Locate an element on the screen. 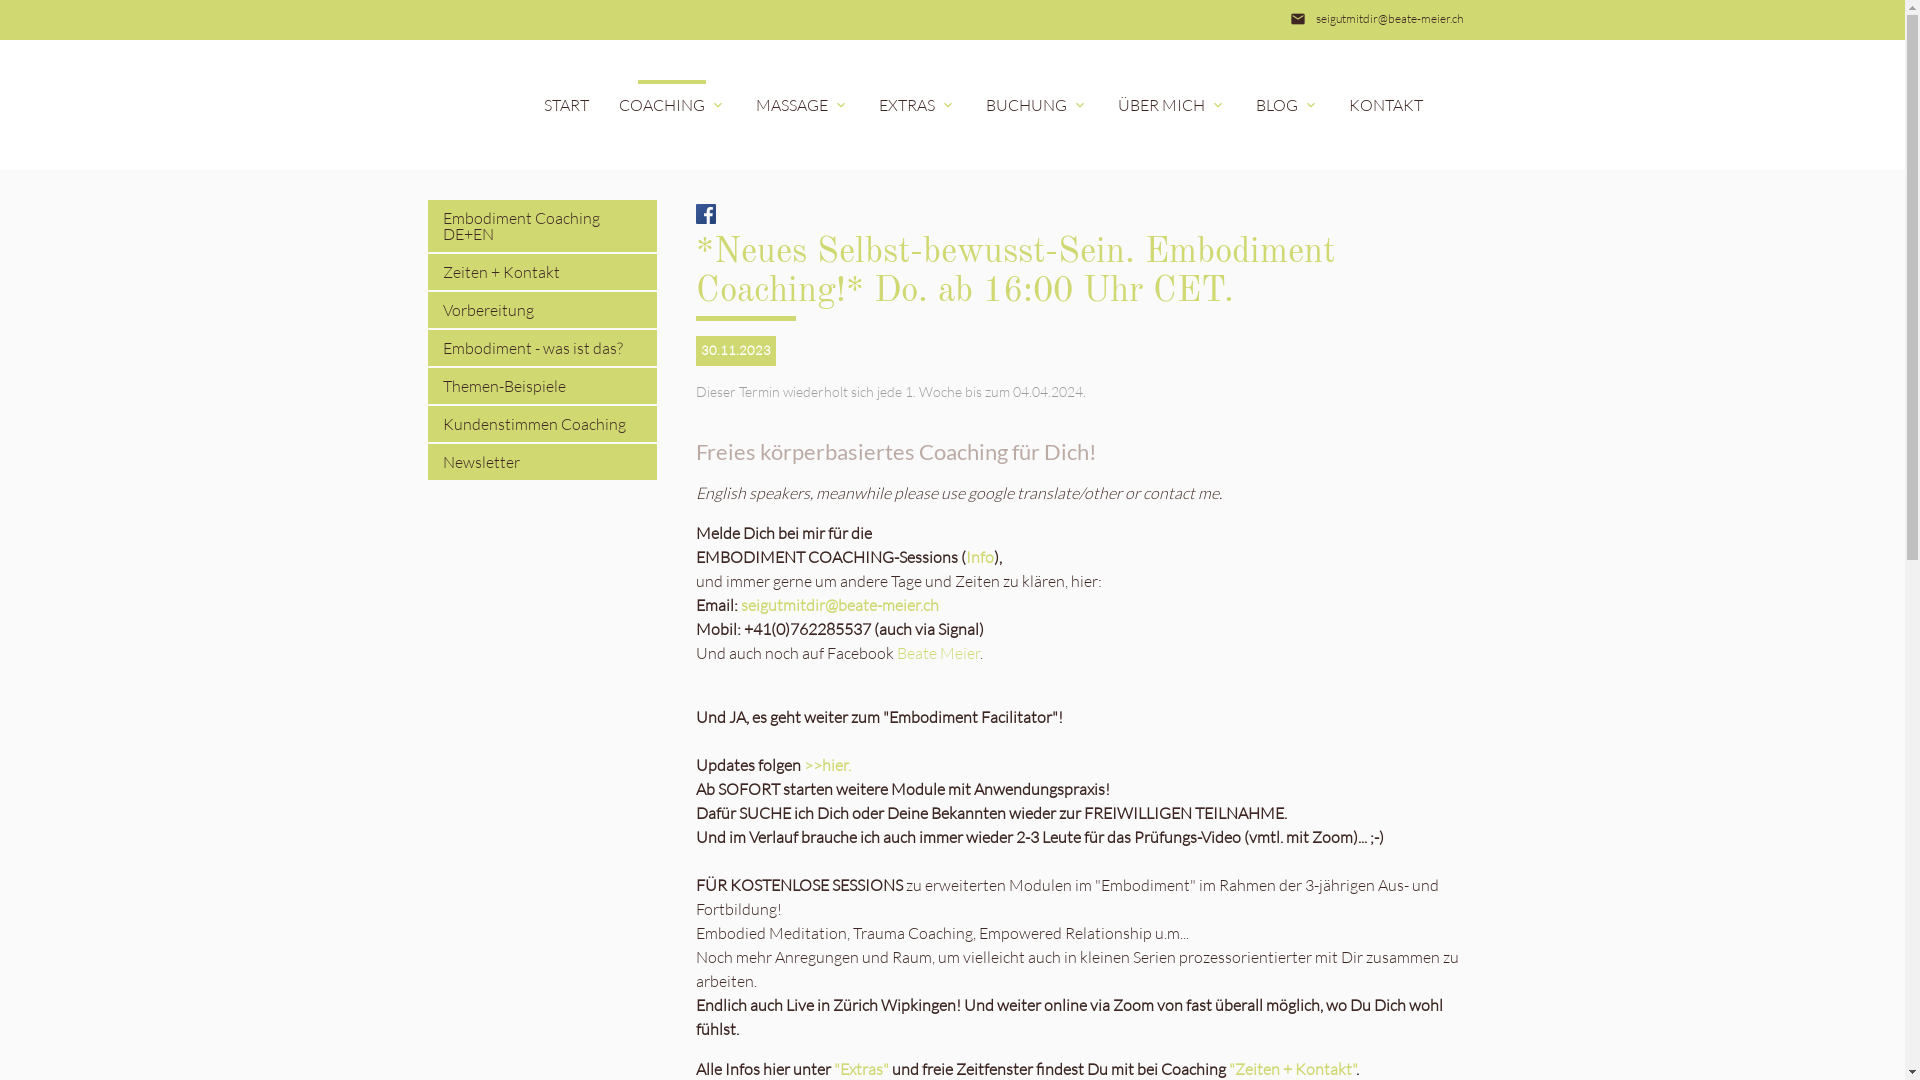 This screenshot has width=1920, height=1080. '"Extras"' is located at coordinates (861, 1067).